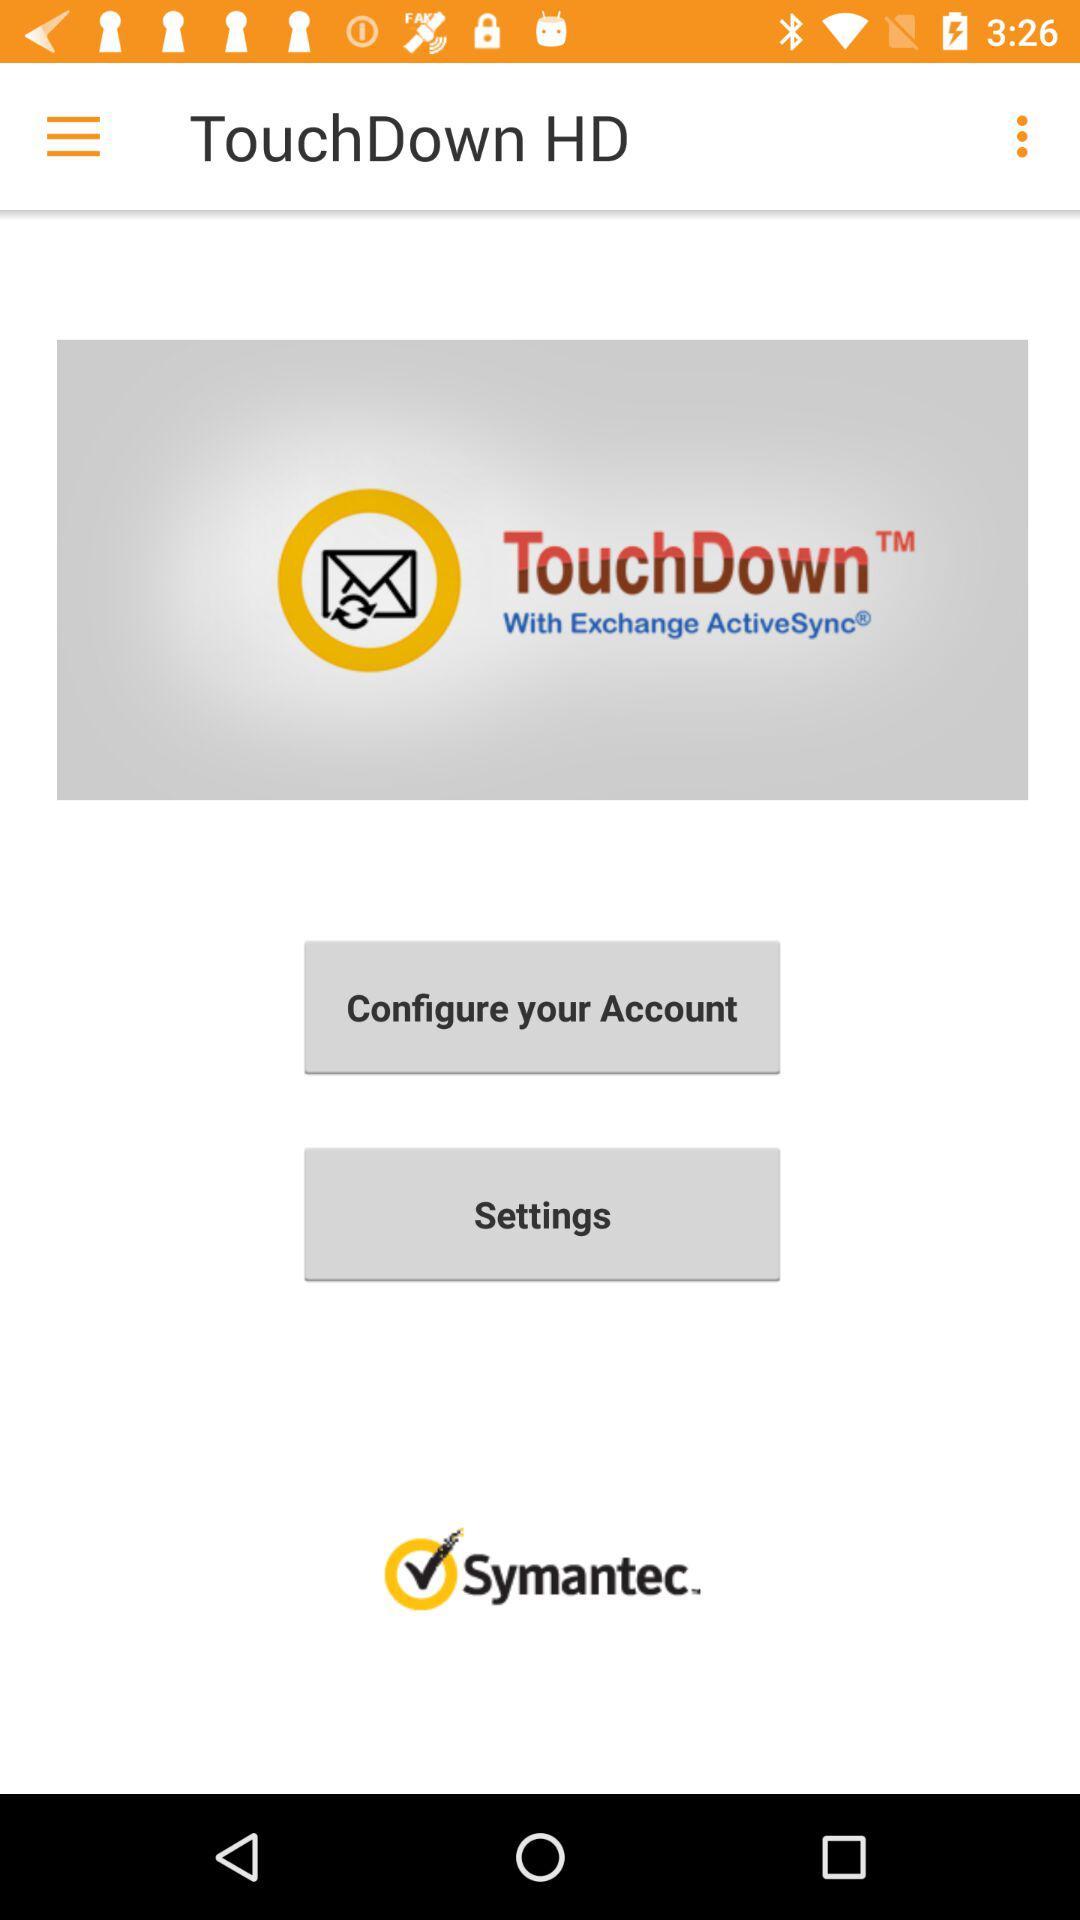  I want to click on the item to the left of touchdown hd, so click(72, 135).